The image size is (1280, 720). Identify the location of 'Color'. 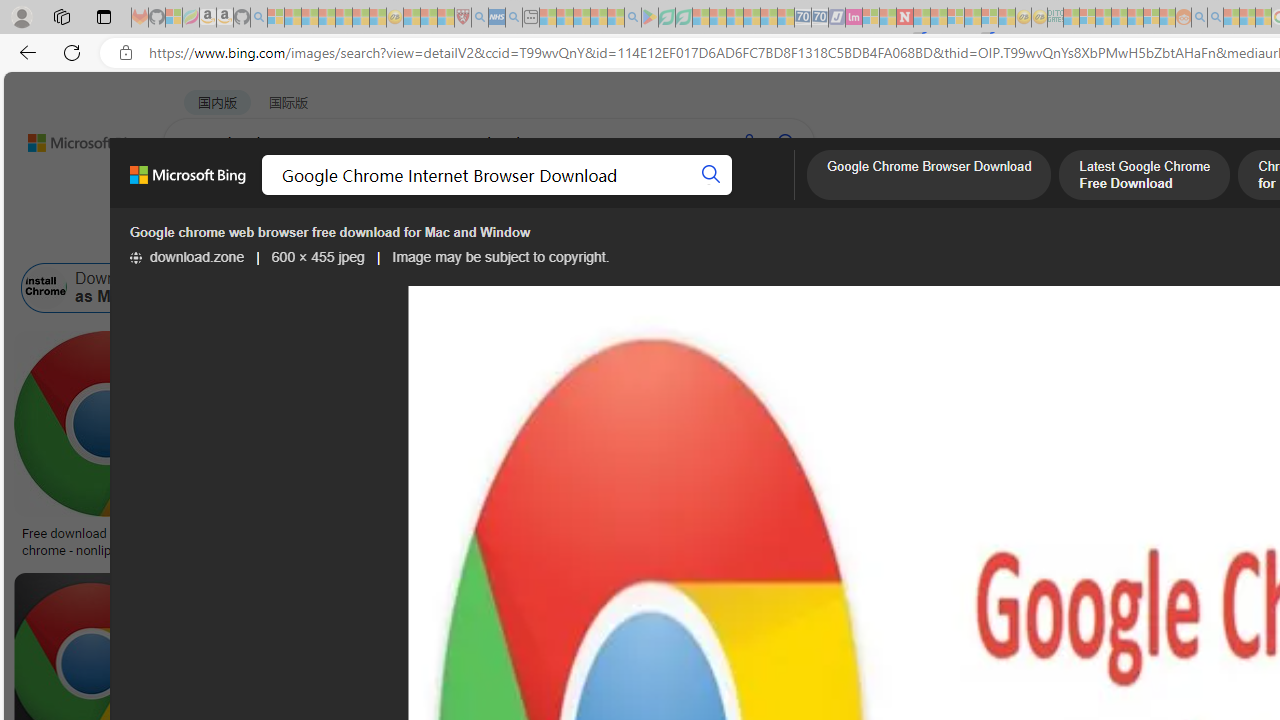
(304, 236).